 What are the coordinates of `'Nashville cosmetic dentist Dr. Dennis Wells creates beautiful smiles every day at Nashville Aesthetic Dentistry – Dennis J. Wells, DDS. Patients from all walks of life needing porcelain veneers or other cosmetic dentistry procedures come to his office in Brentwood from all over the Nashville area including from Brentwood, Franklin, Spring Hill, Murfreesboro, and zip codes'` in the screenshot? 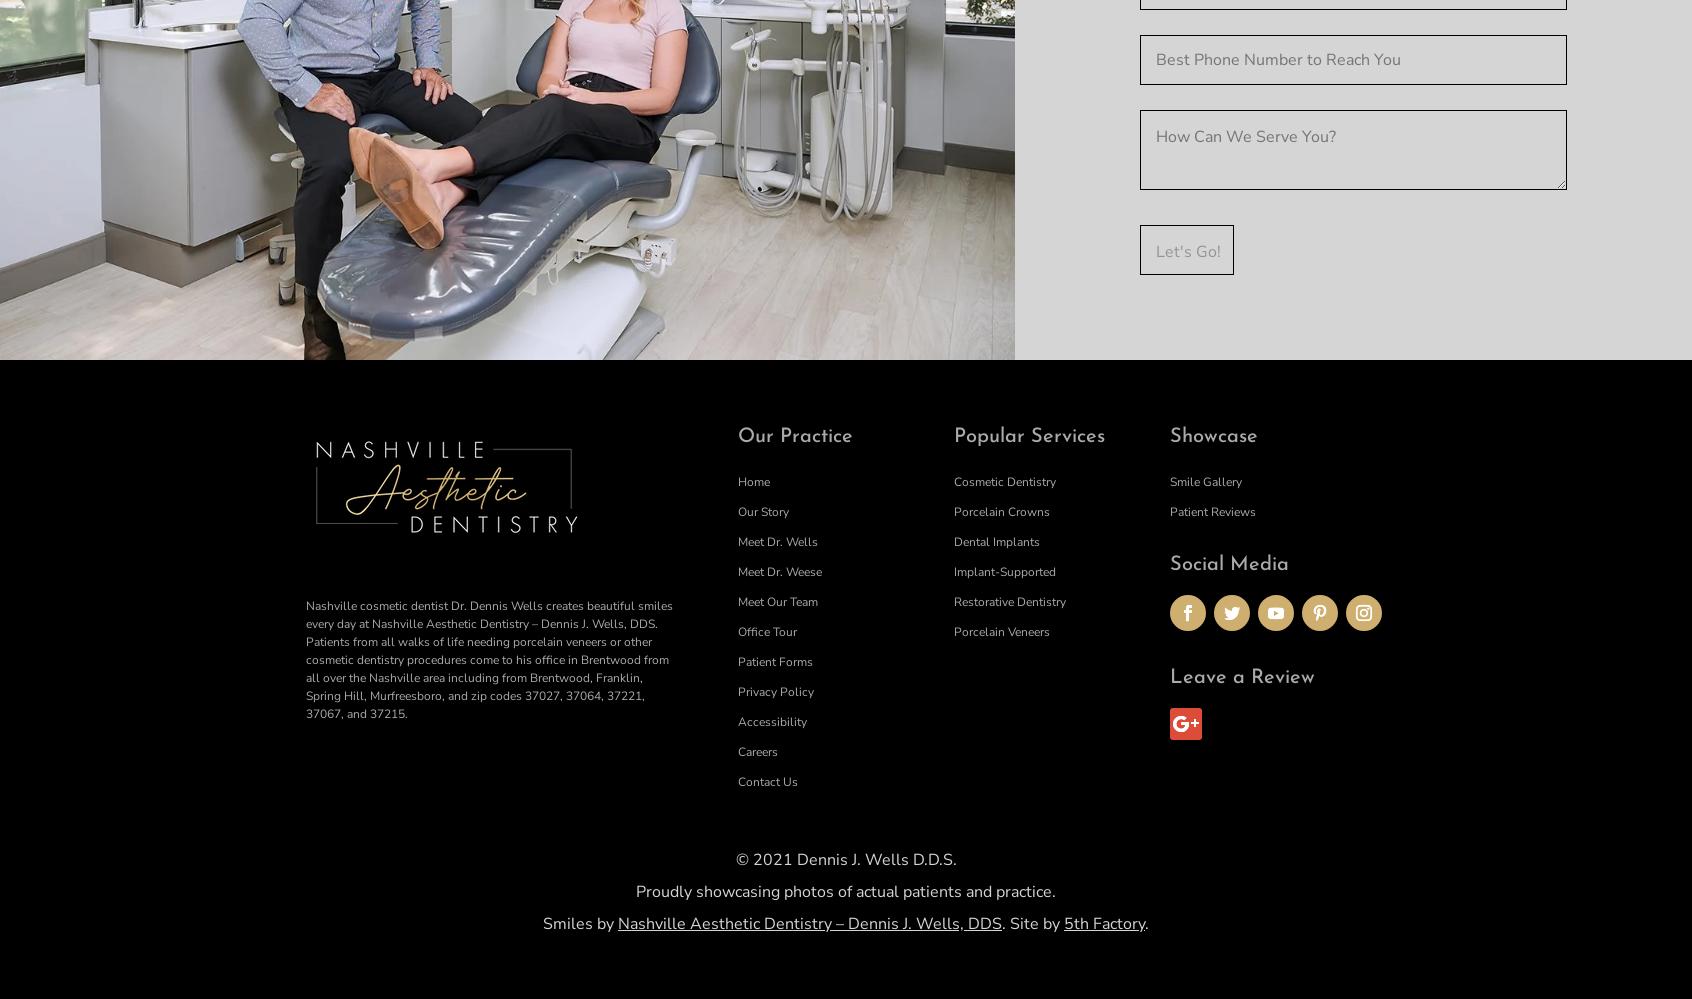 It's located at (488, 649).